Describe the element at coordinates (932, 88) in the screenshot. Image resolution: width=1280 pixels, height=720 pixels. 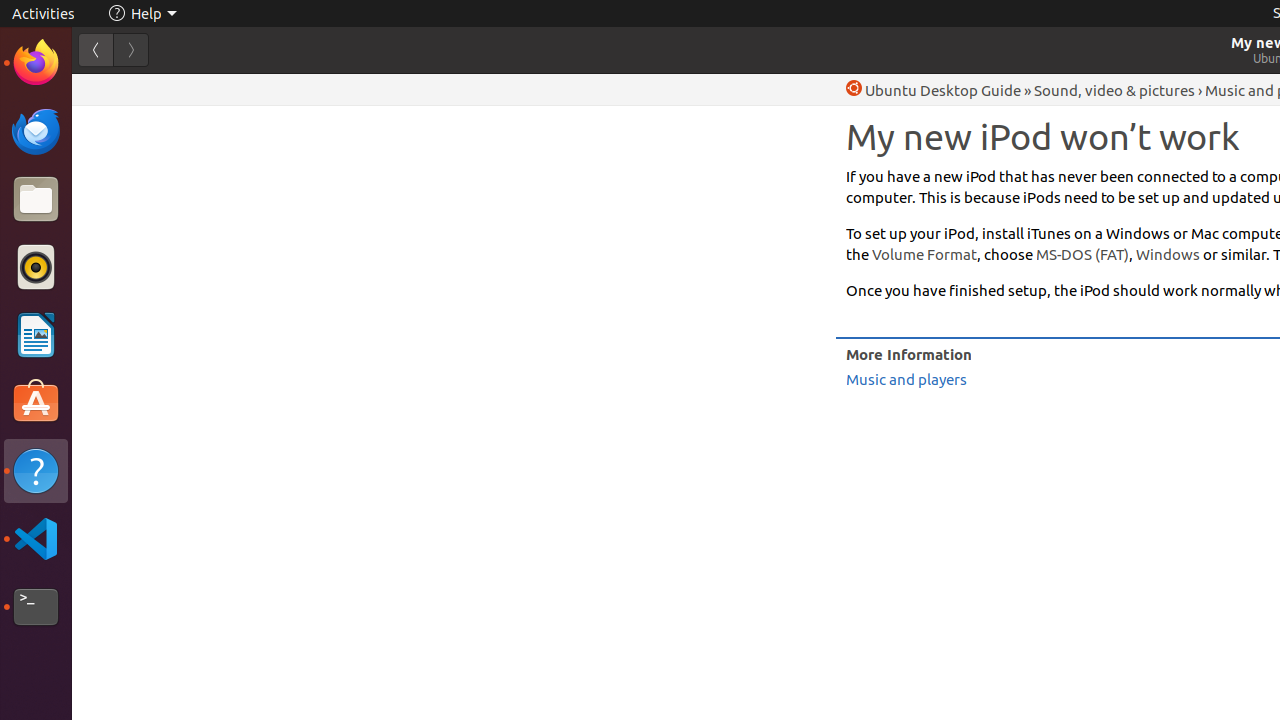
I see `'Help Ubuntu Desktop Guide'` at that location.